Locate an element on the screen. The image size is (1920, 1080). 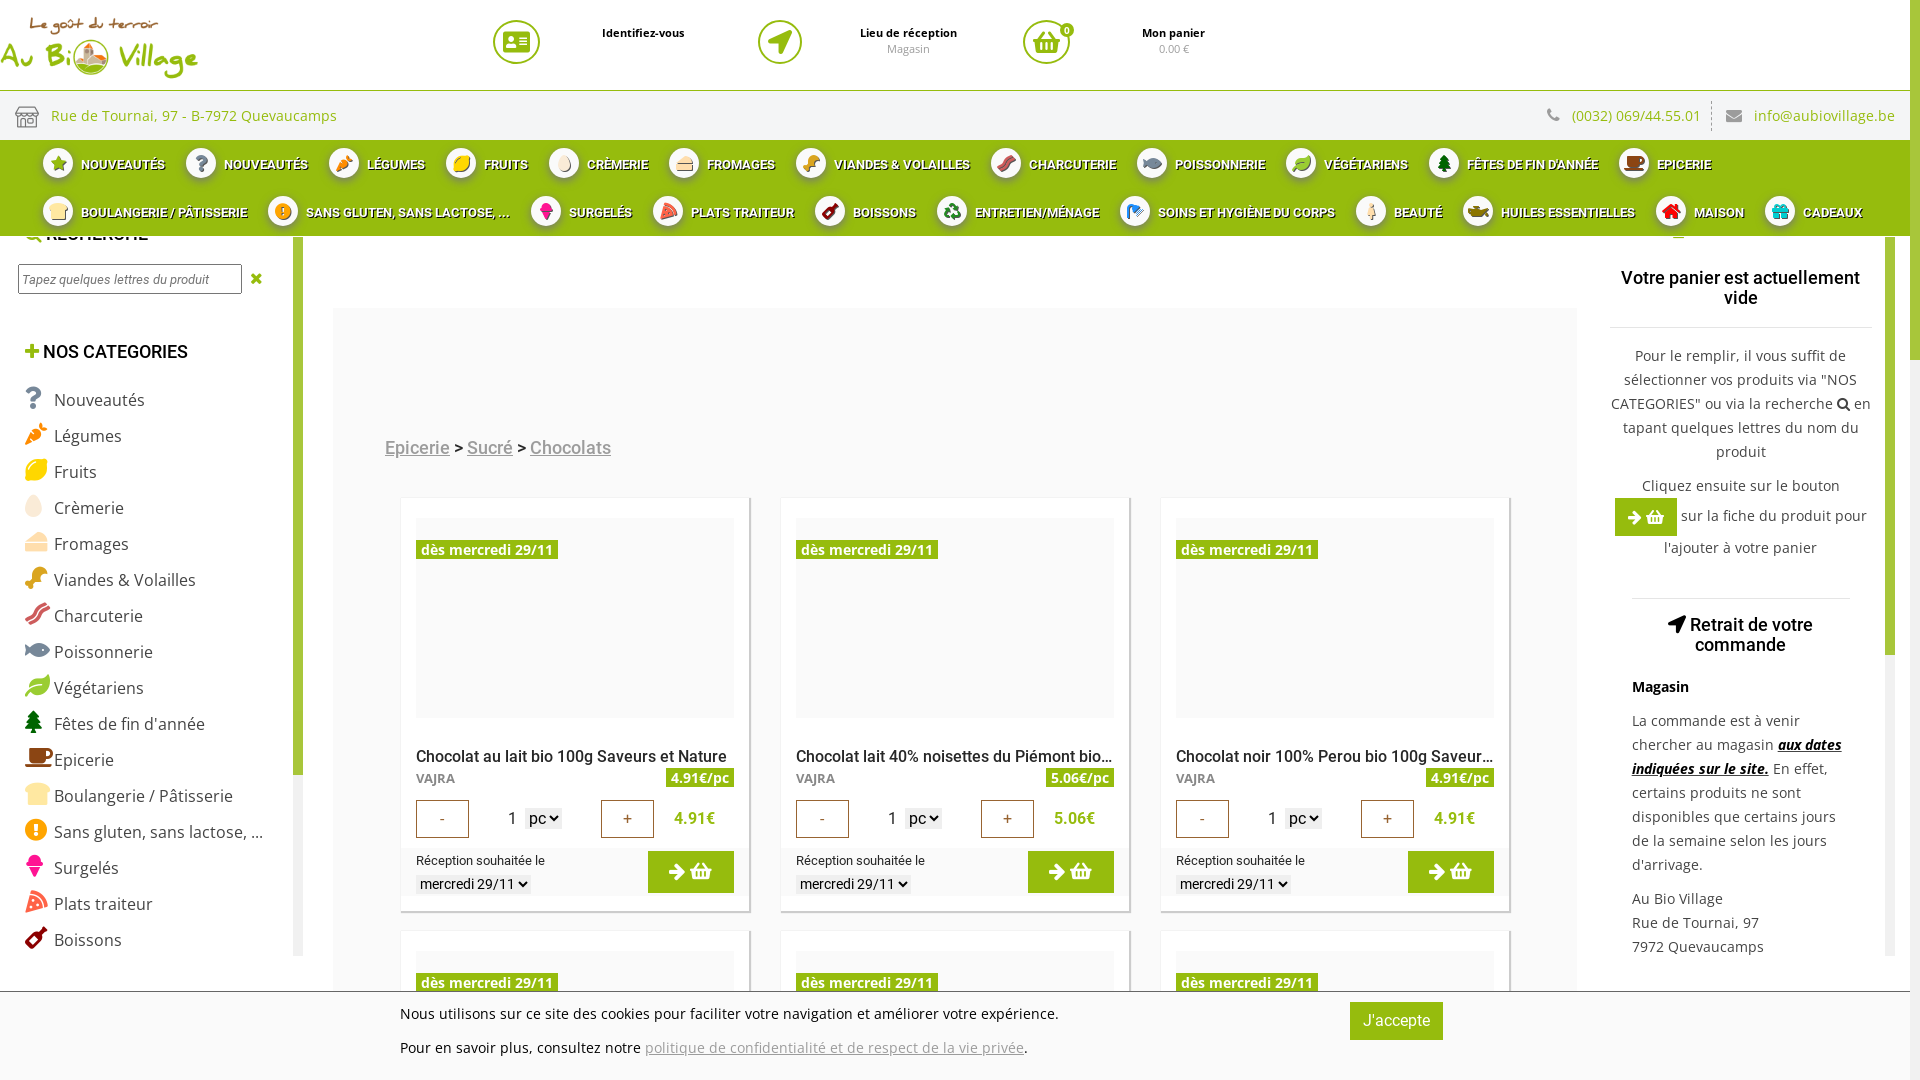
'Epicerie' is located at coordinates (416, 446).